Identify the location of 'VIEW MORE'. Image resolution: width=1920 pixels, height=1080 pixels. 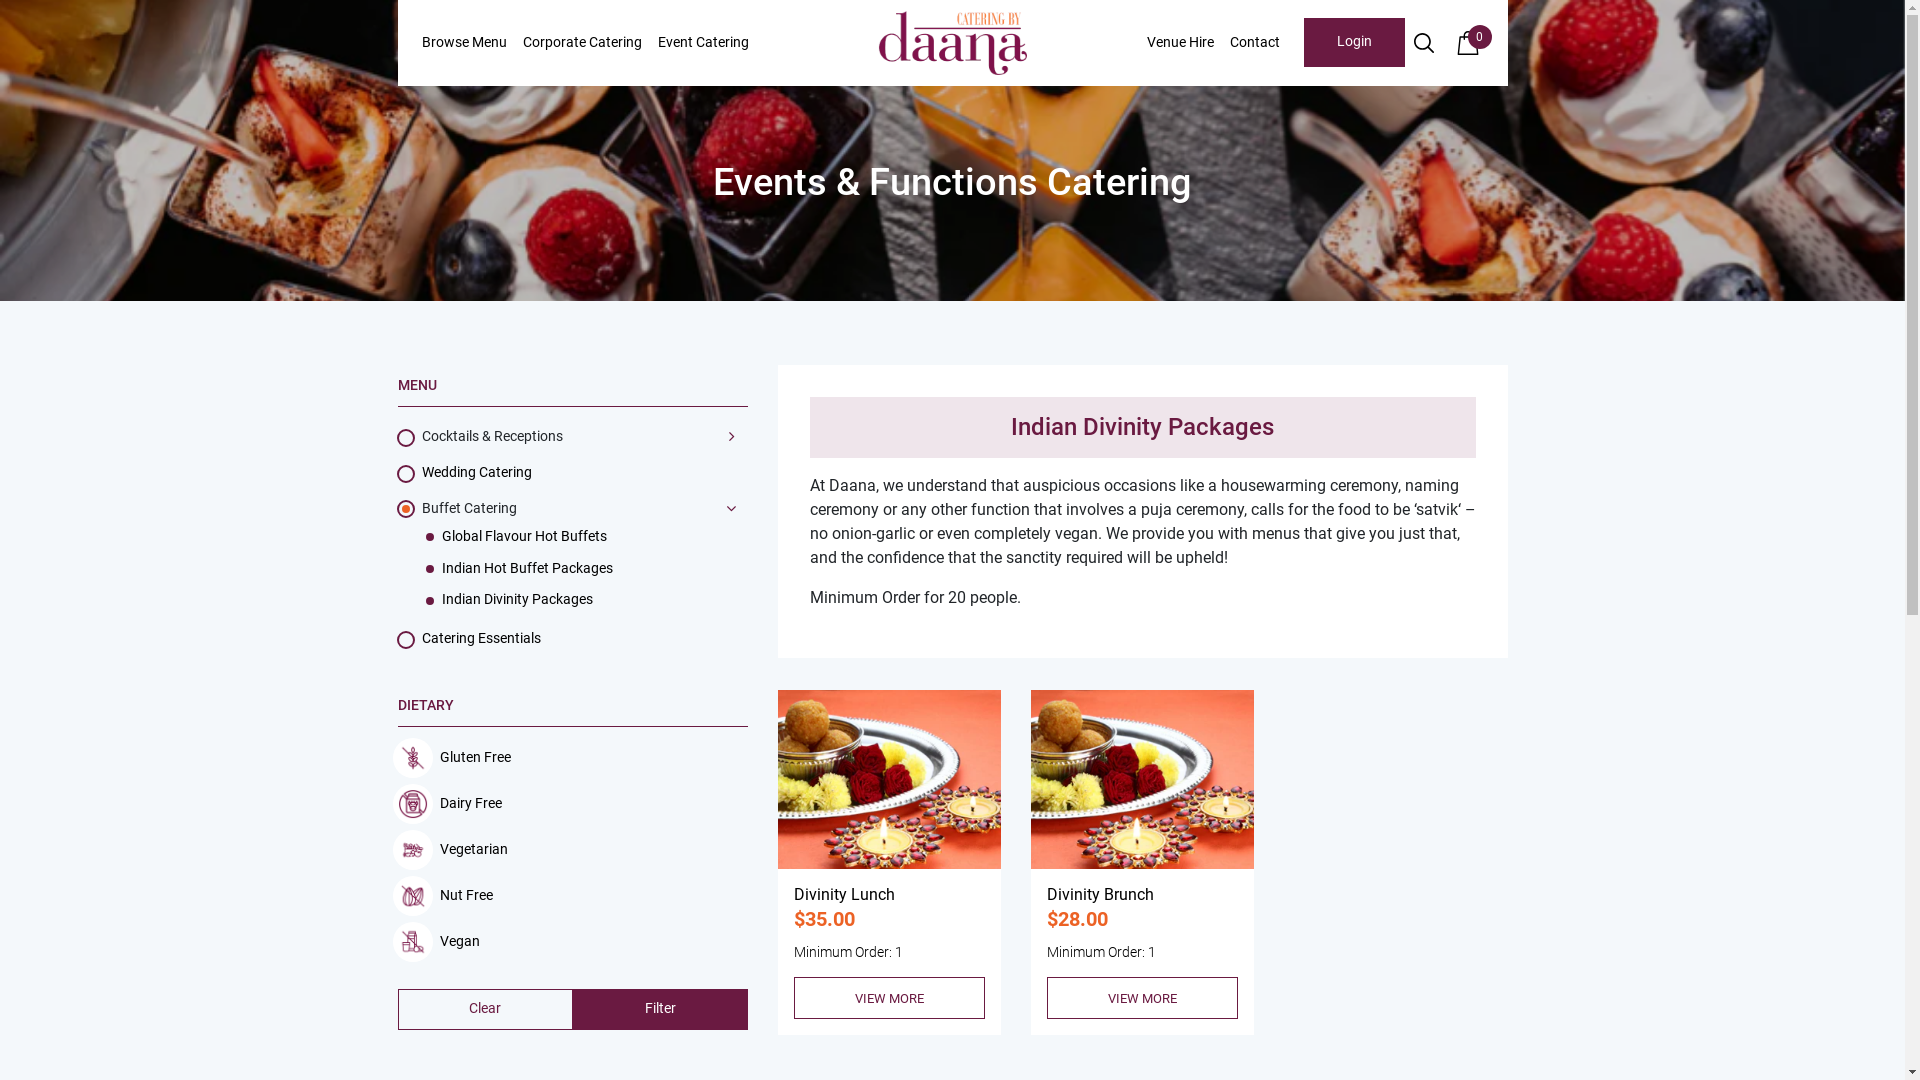
(888, 998).